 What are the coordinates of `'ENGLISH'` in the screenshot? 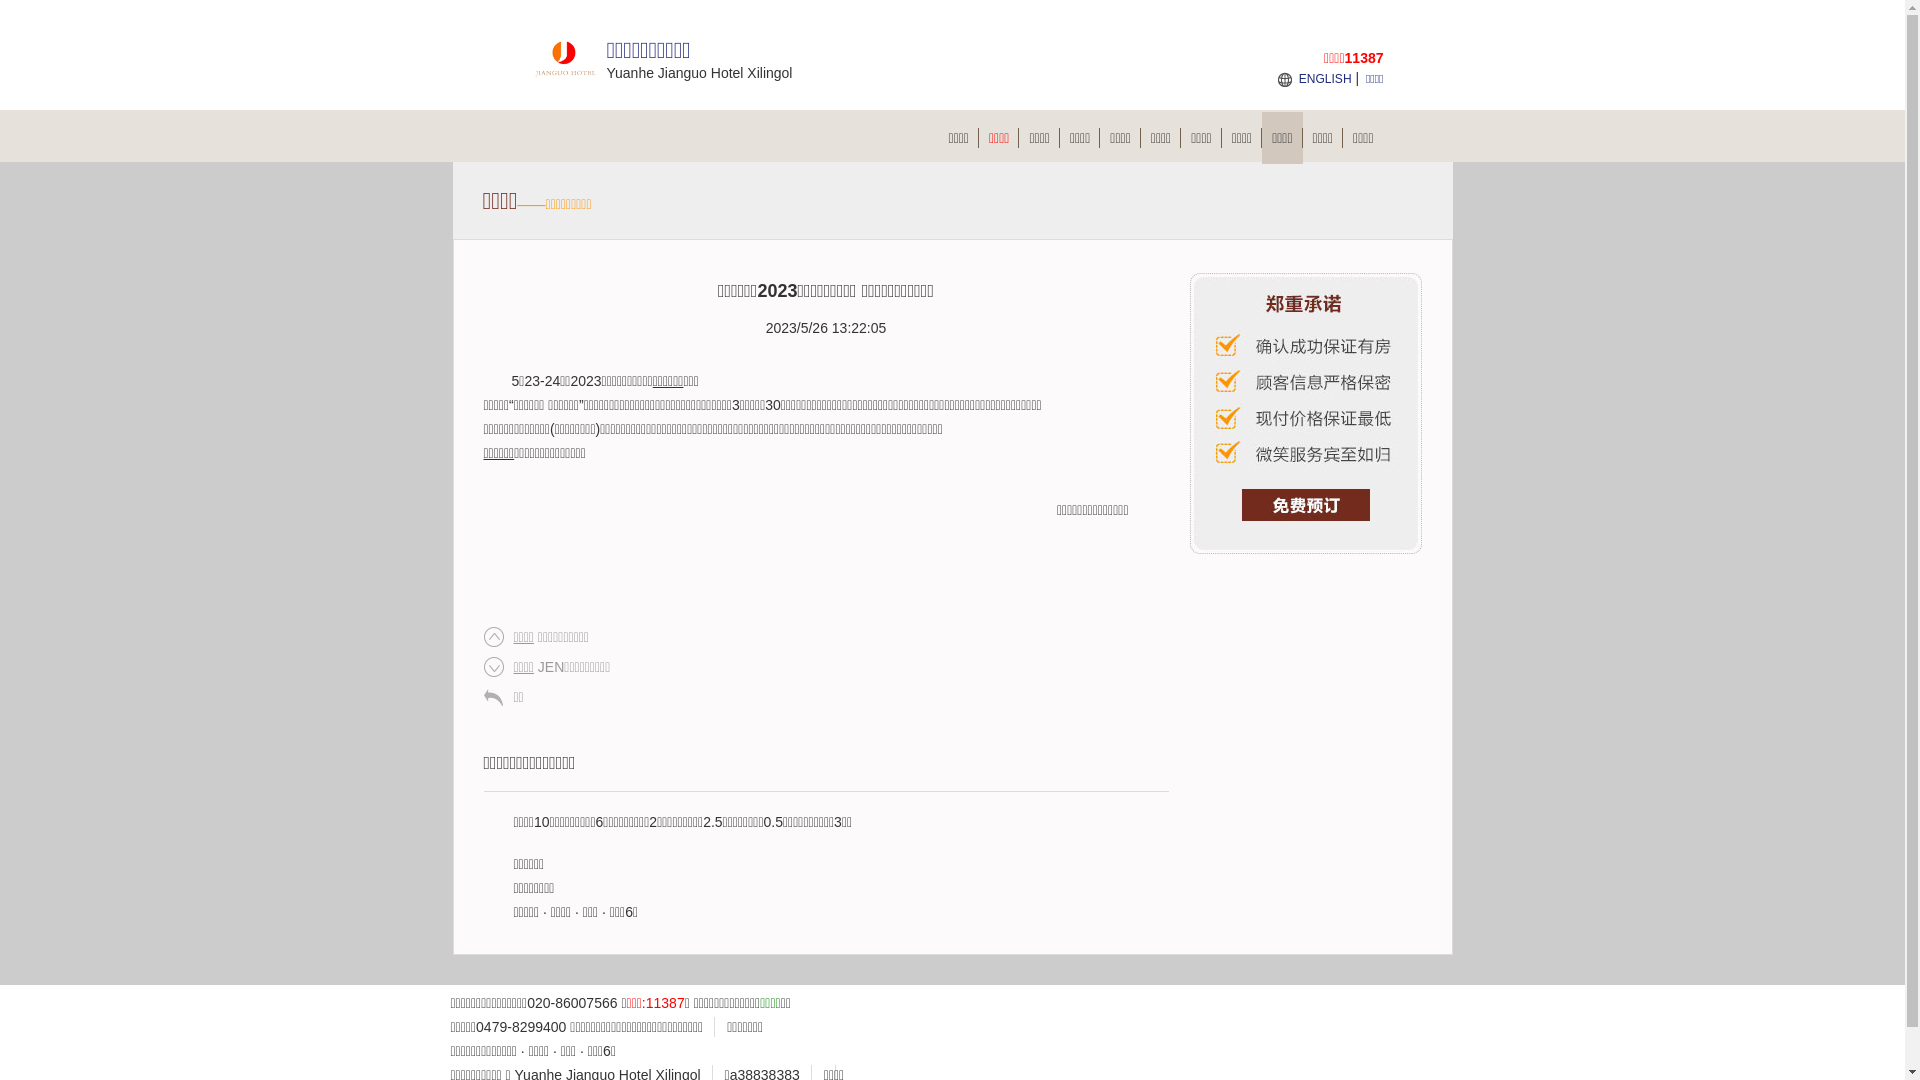 It's located at (1325, 77).